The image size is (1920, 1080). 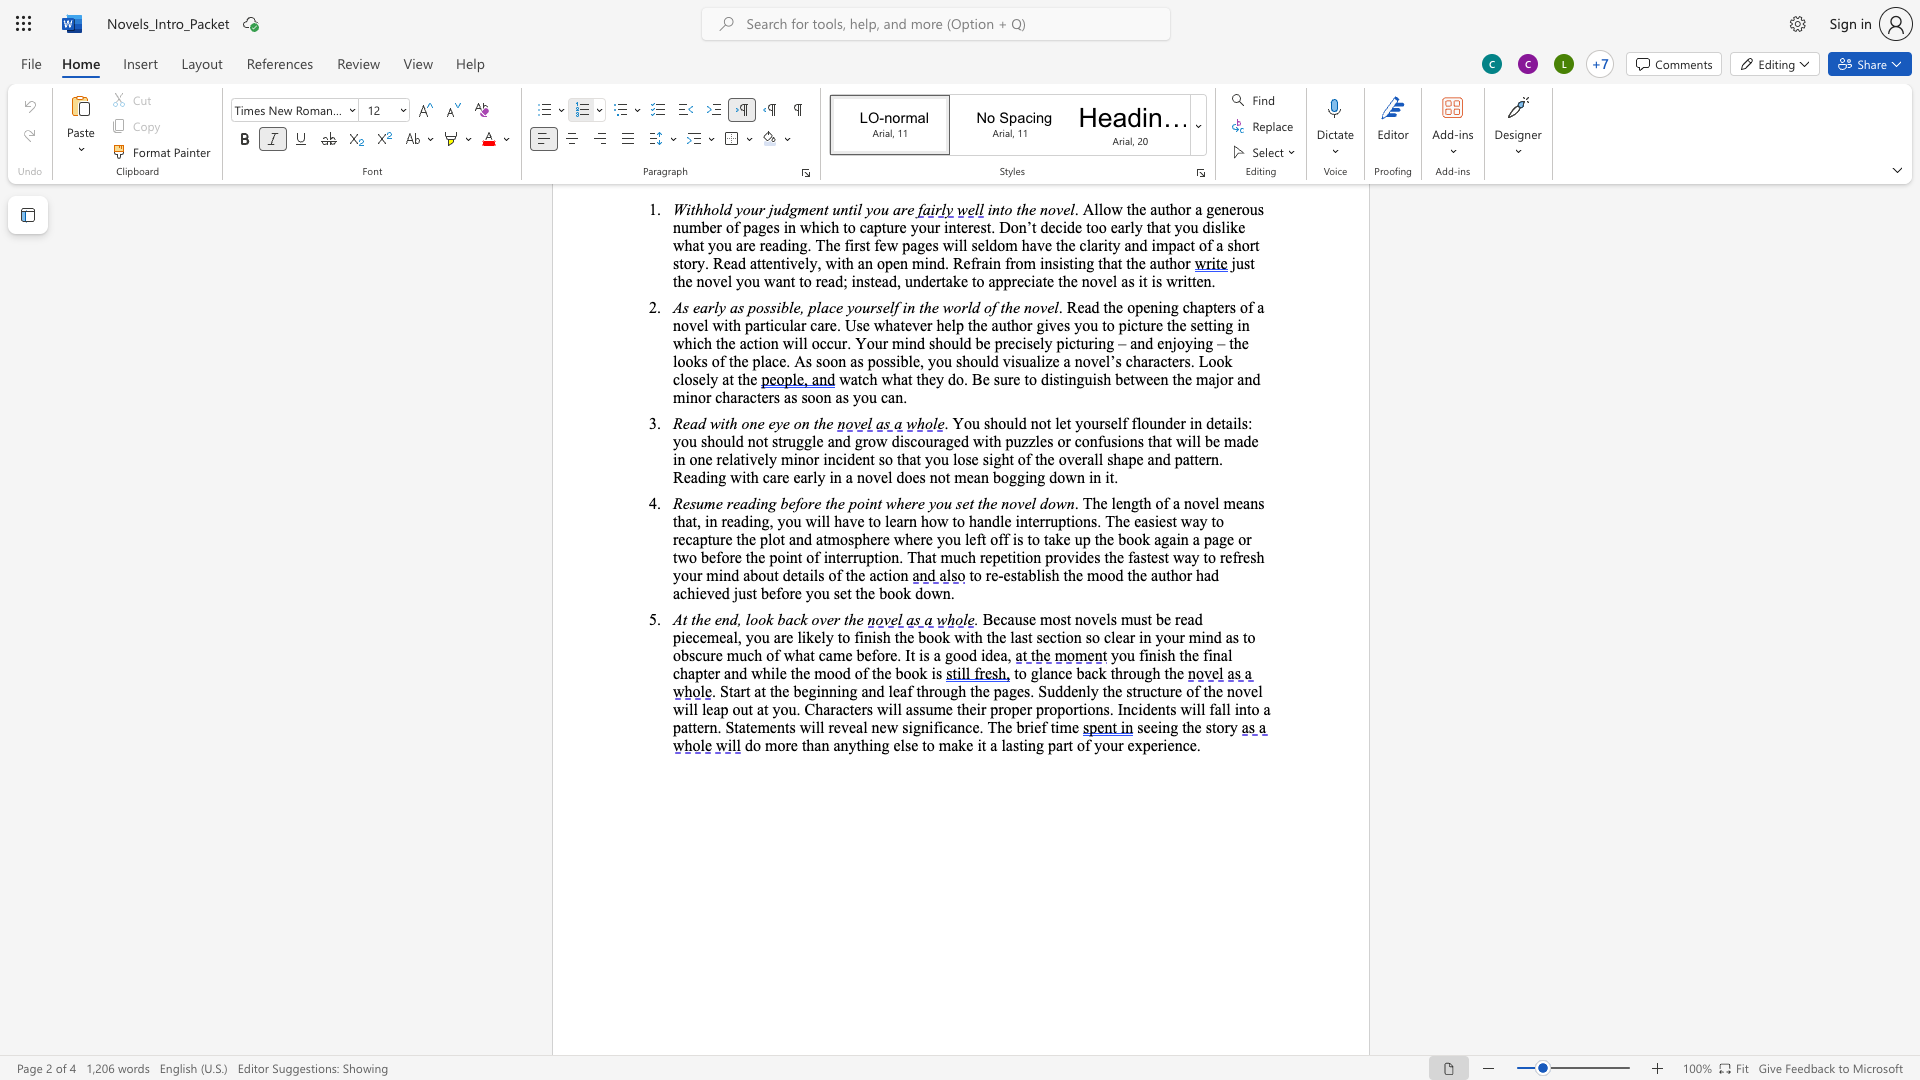 I want to click on the space between the continuous character "s" and "o" in the text, so click(x=884, y=459).